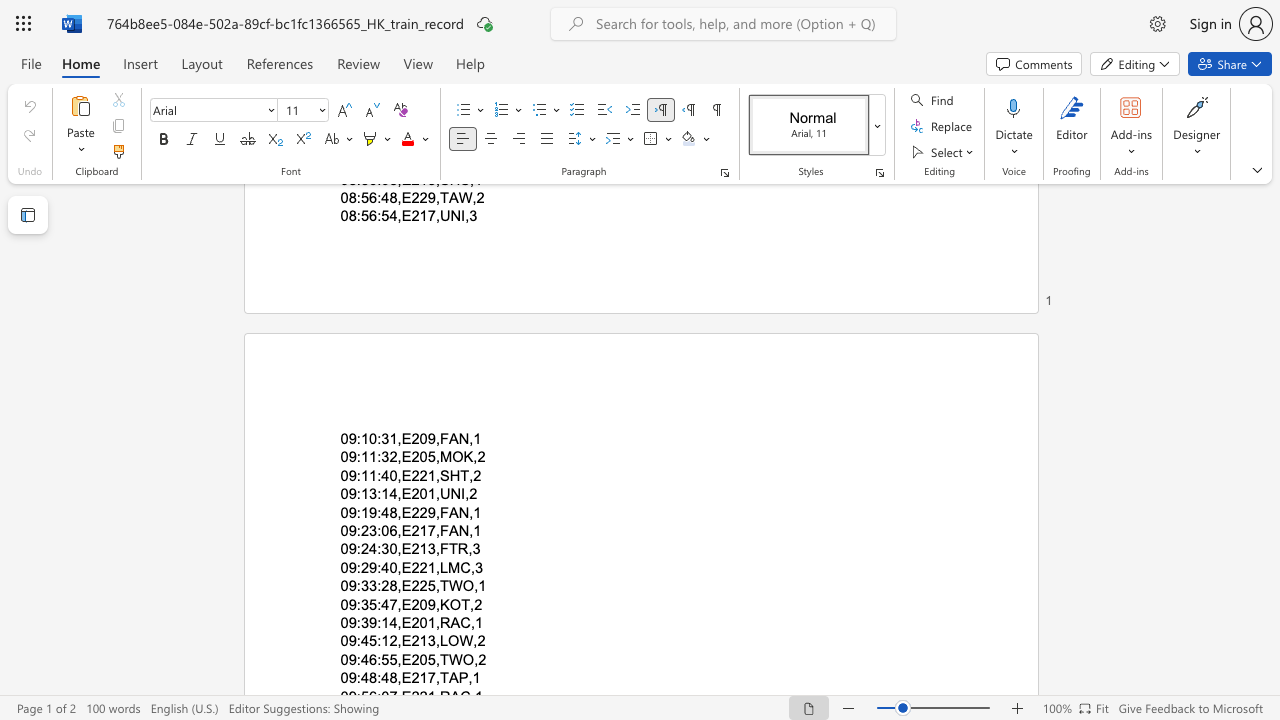 This screenshot has width=1280, height=720. I want to click on the space between the continuous character "0" and "9" in the text, so click(348, 622).